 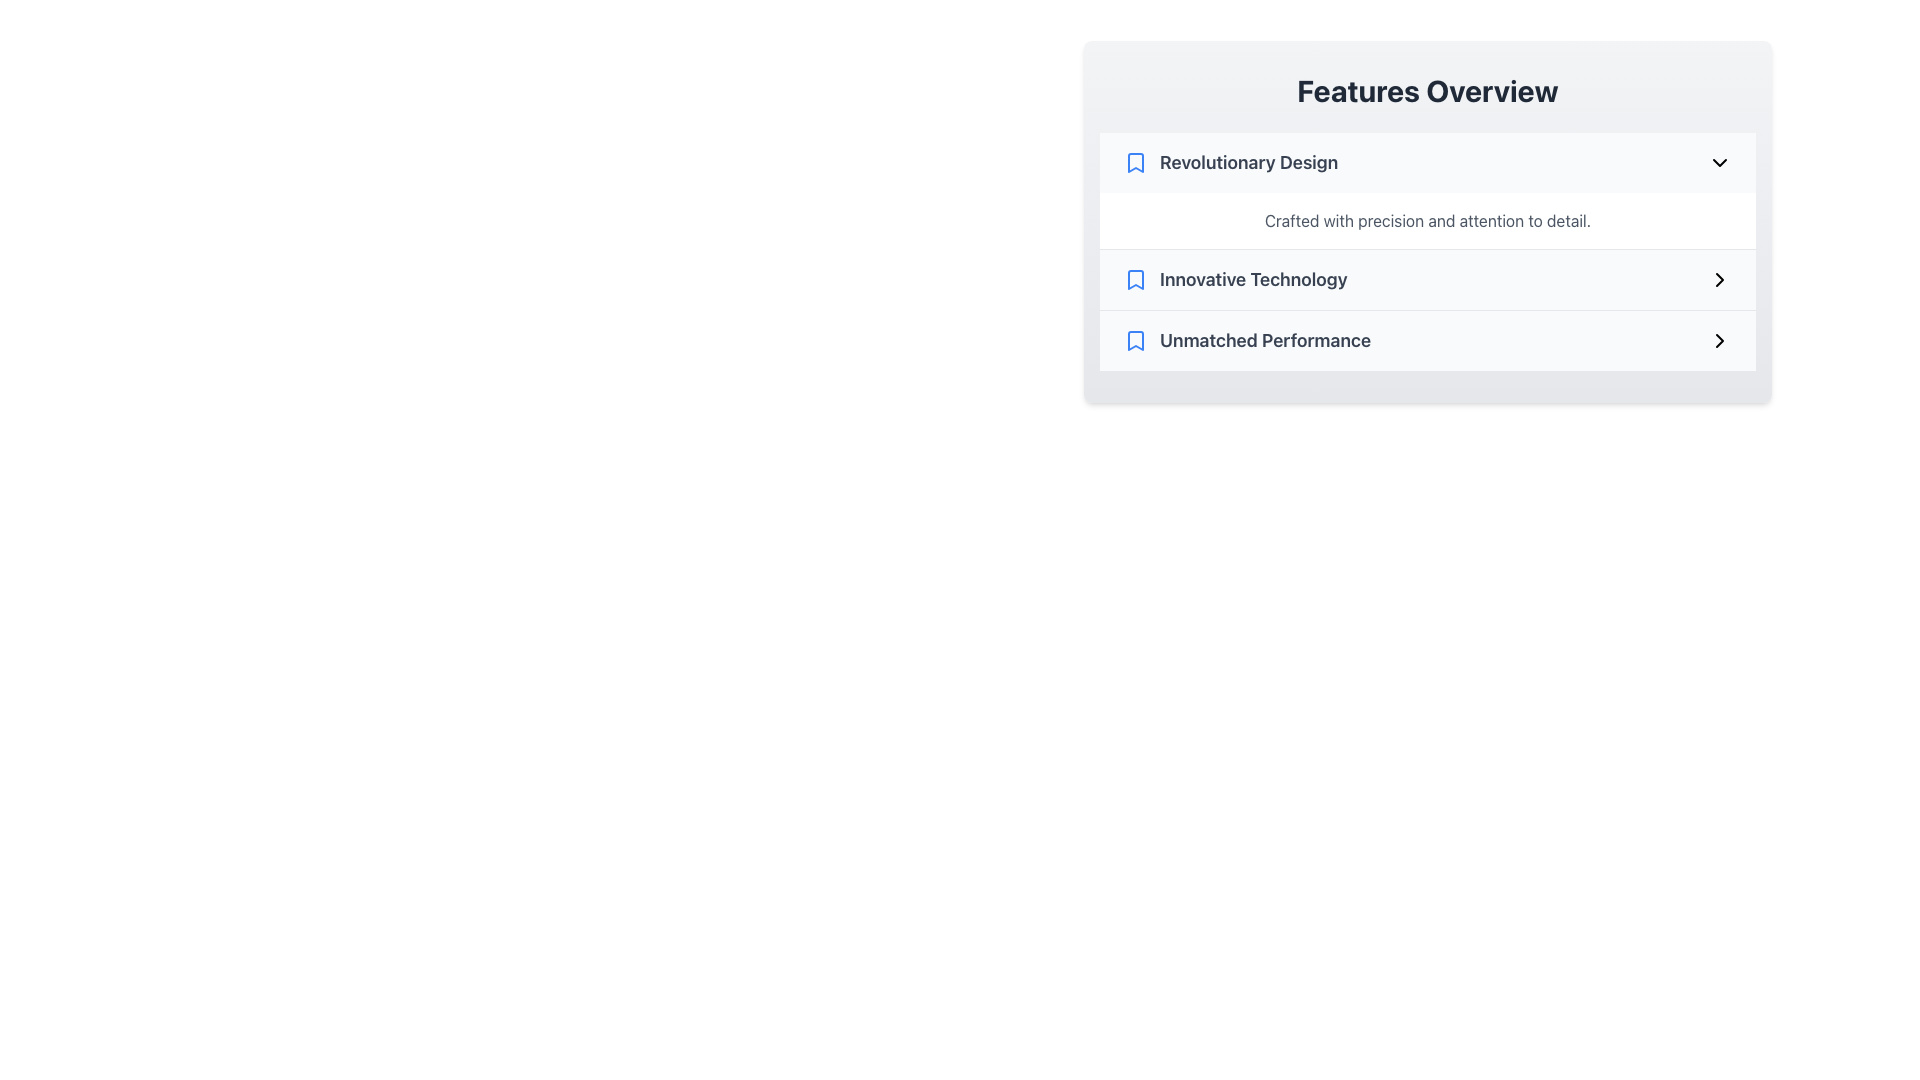 I want to click on the downward-pointing chevron icon outlined in black, located to the right of the text 'Revolutionary Design' and the bookmark icon, so click(x=1718, y=161).